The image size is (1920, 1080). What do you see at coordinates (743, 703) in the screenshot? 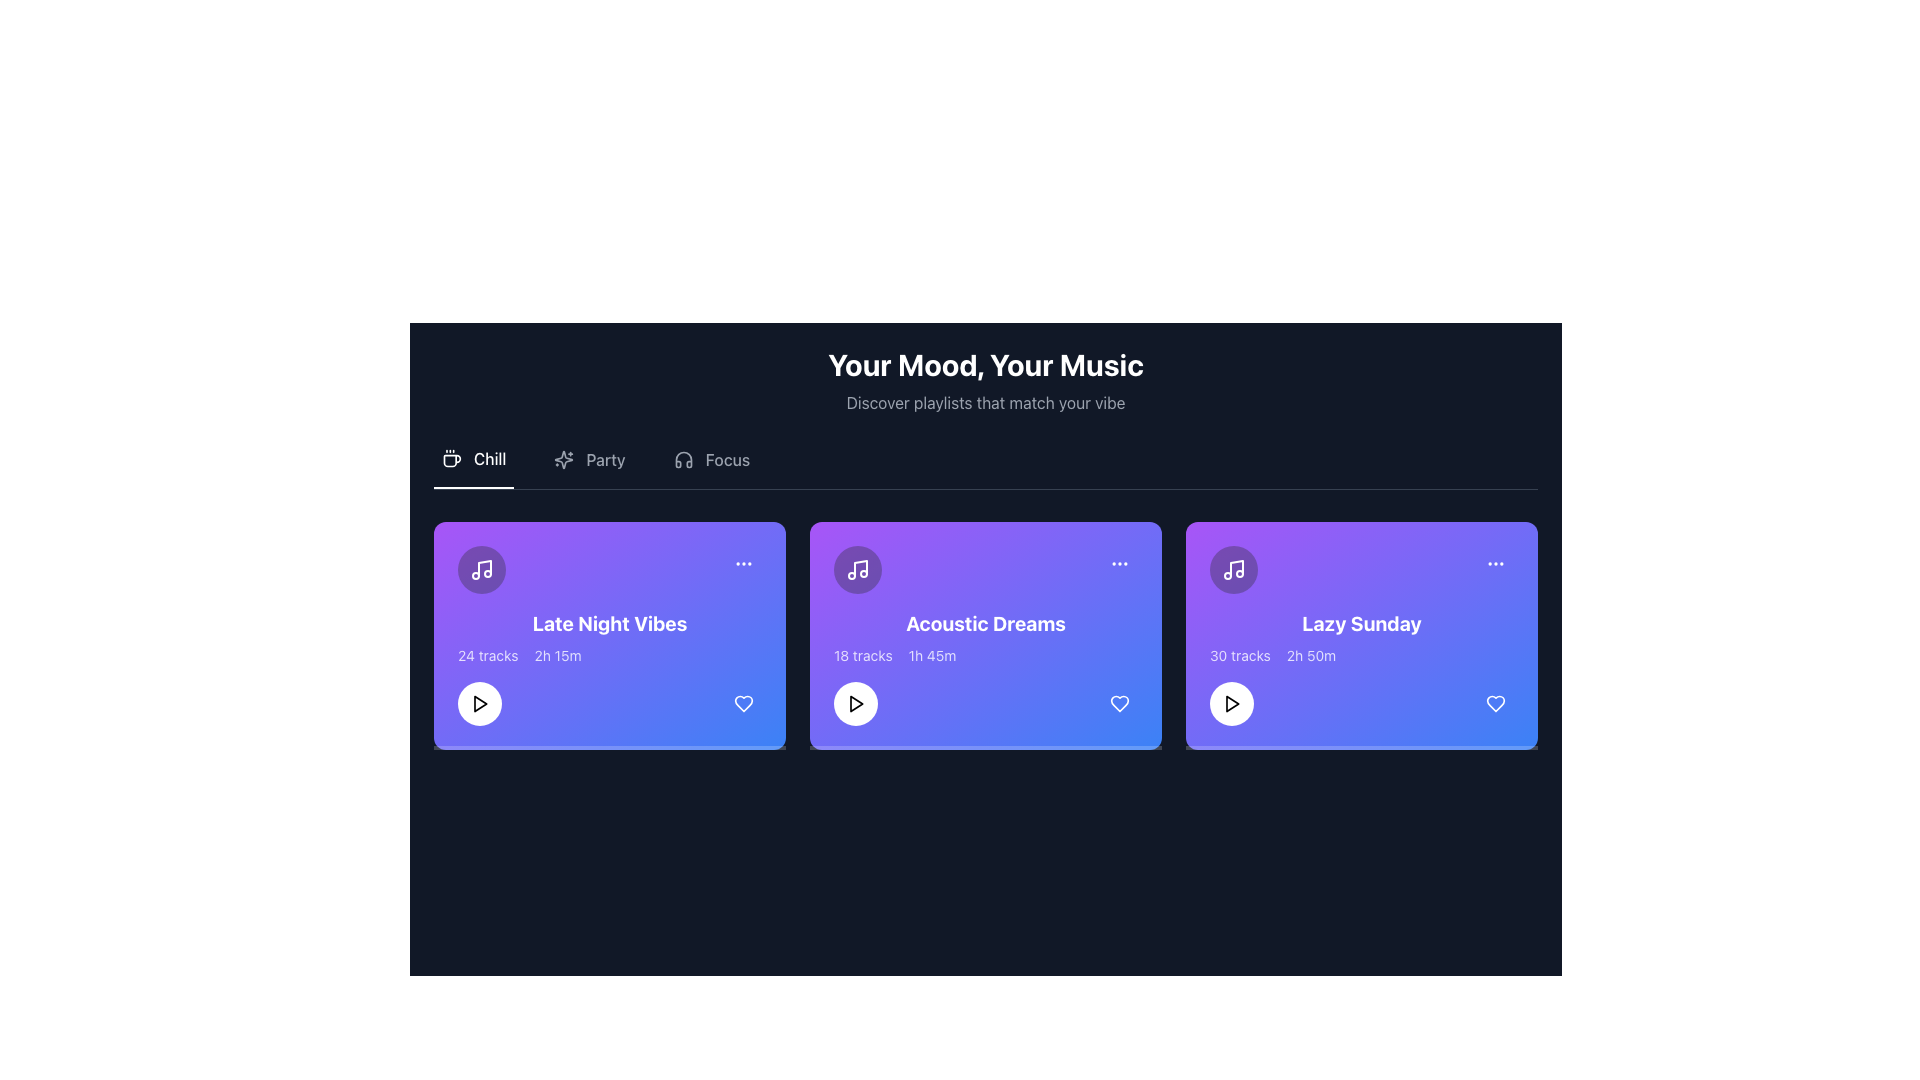
I see `the 'favorite' button for the 'Late Night Vibes' playlist` at bounding box center [743, 703].